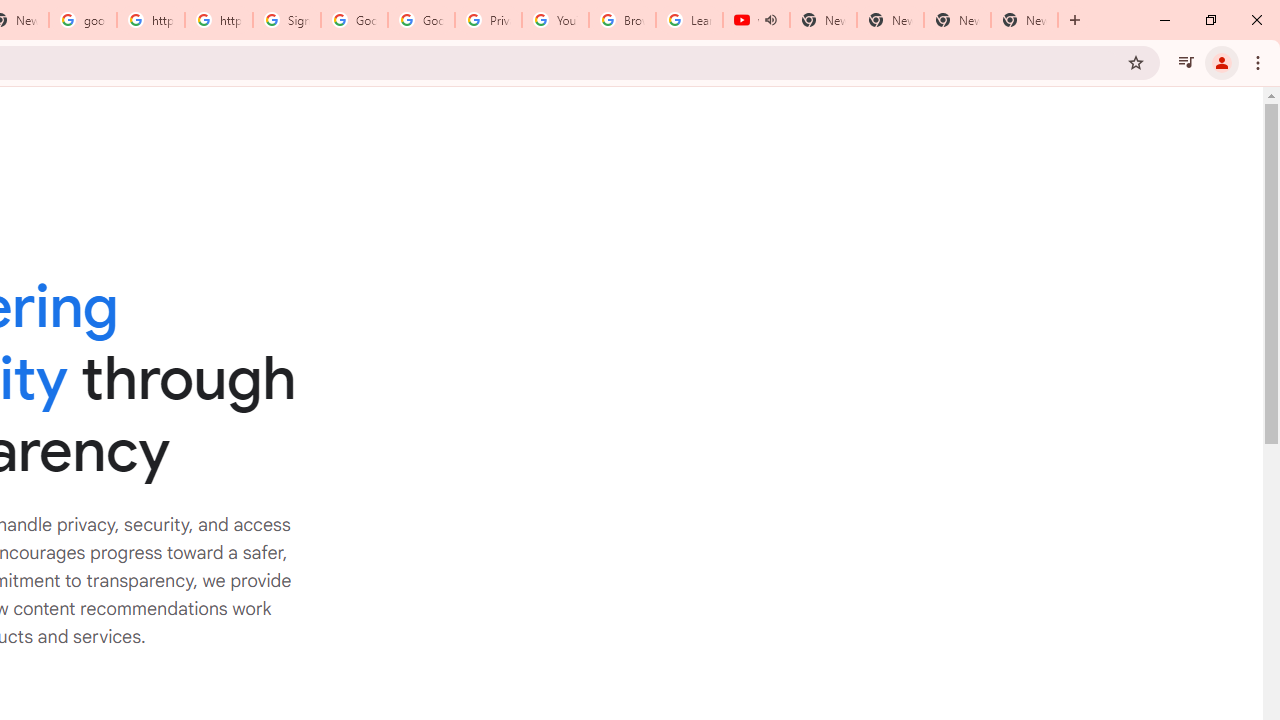 The image size is (1280, 720). What do you see at coordinates (621, 20) in the screenshot?
I see `'Browse Chrome as a guest - Computer - Google Chrome Help'` at bounding box center [621, 20].